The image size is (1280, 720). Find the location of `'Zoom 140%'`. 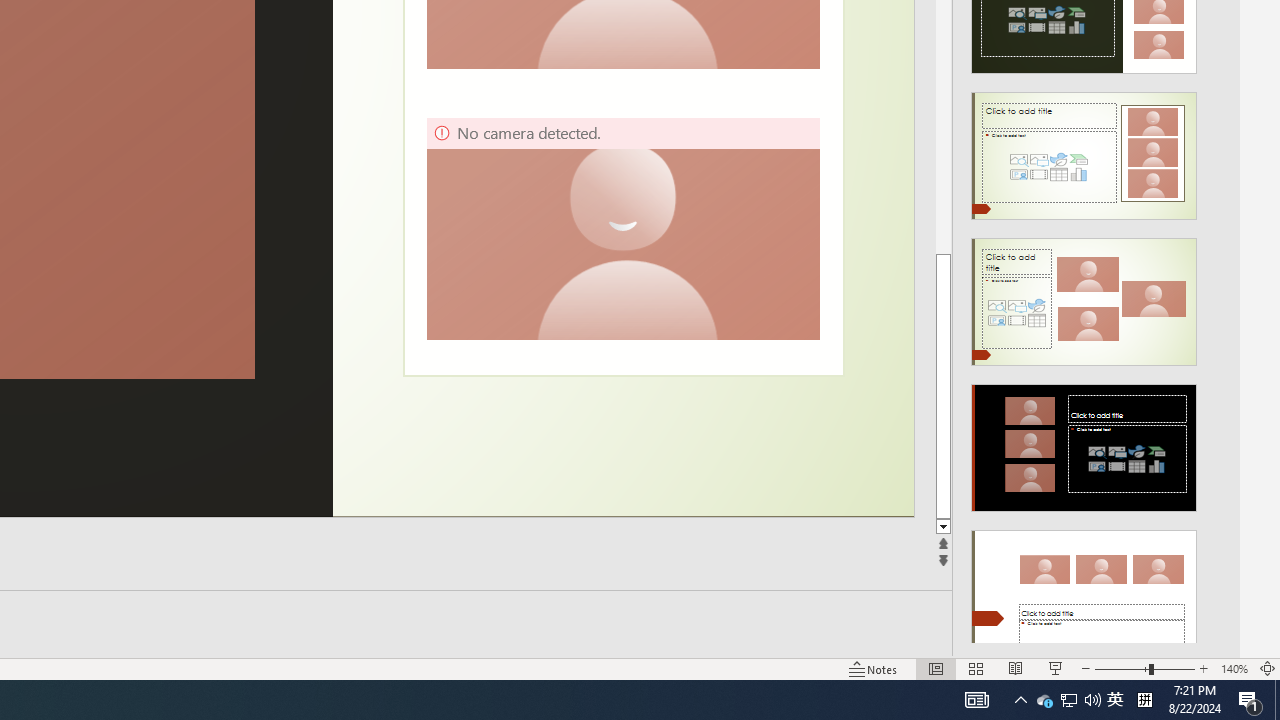

'Zoom 140%' is located at coordinates (1233, 669).